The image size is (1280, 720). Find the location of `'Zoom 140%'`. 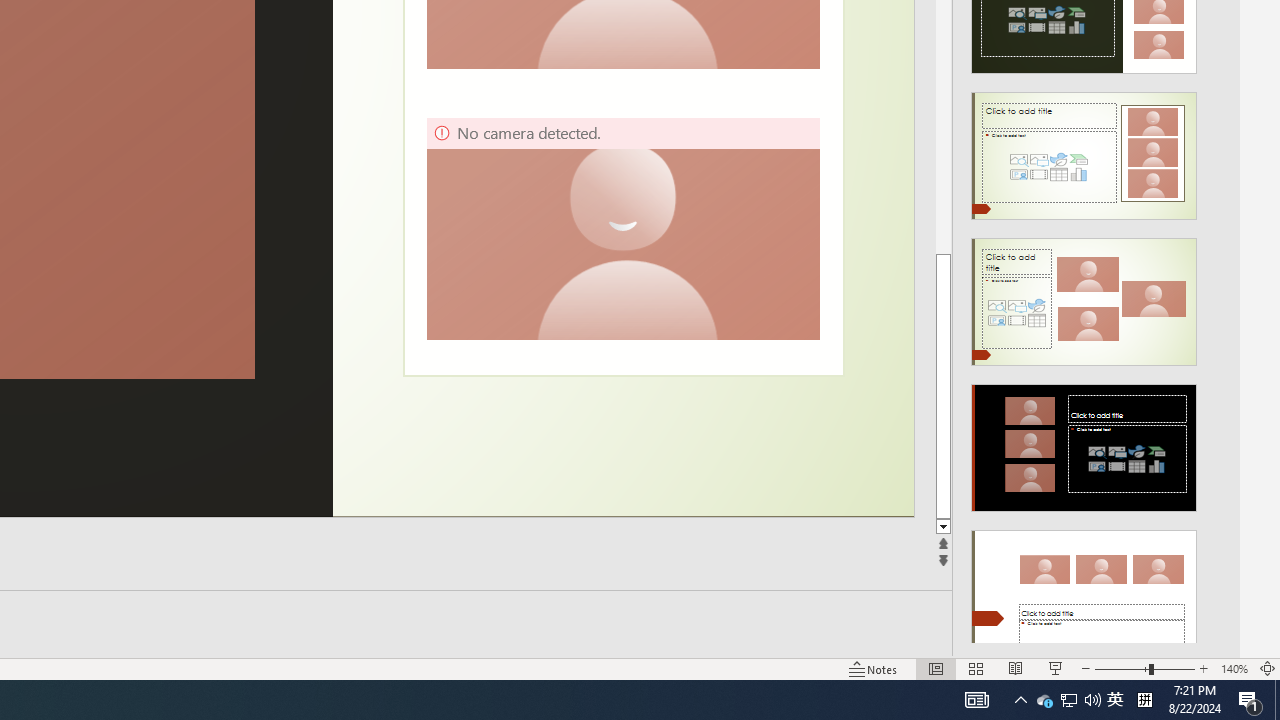

'Zoom 140%' is located at coordinates (1233, 669).